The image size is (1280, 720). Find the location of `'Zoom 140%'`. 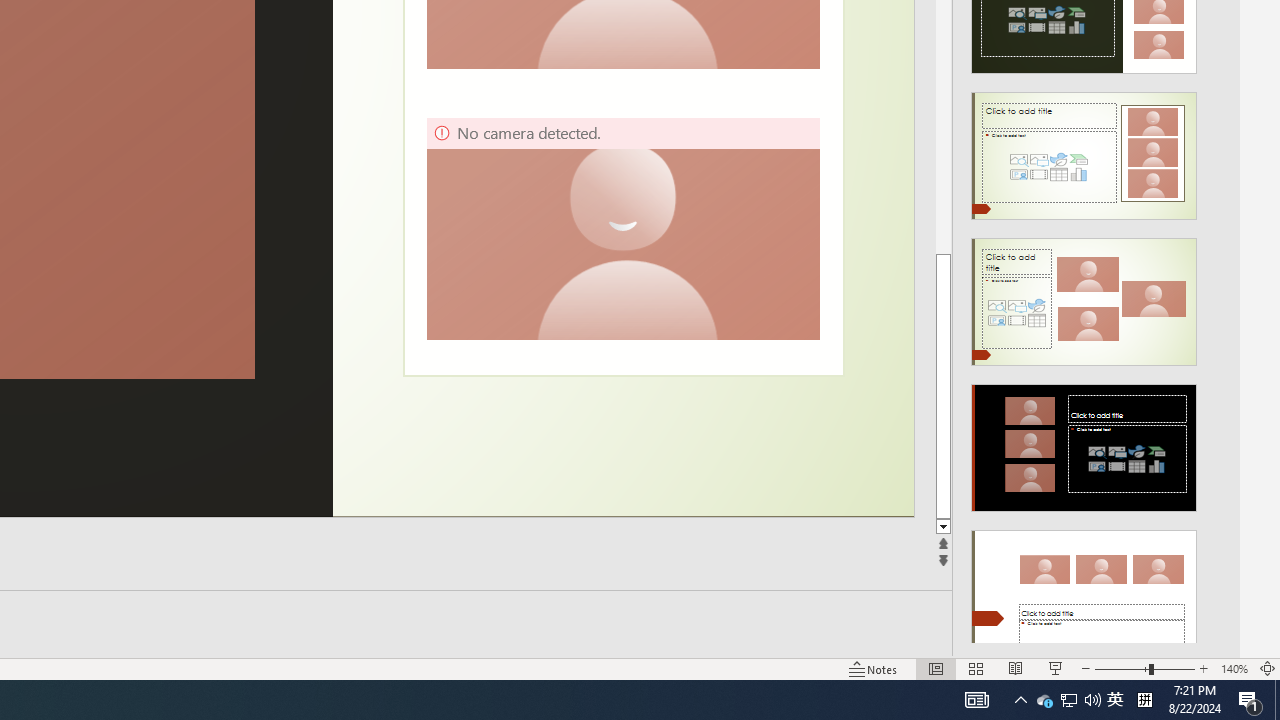

'Zoom 140%' is located at coordinates (1233, 669).